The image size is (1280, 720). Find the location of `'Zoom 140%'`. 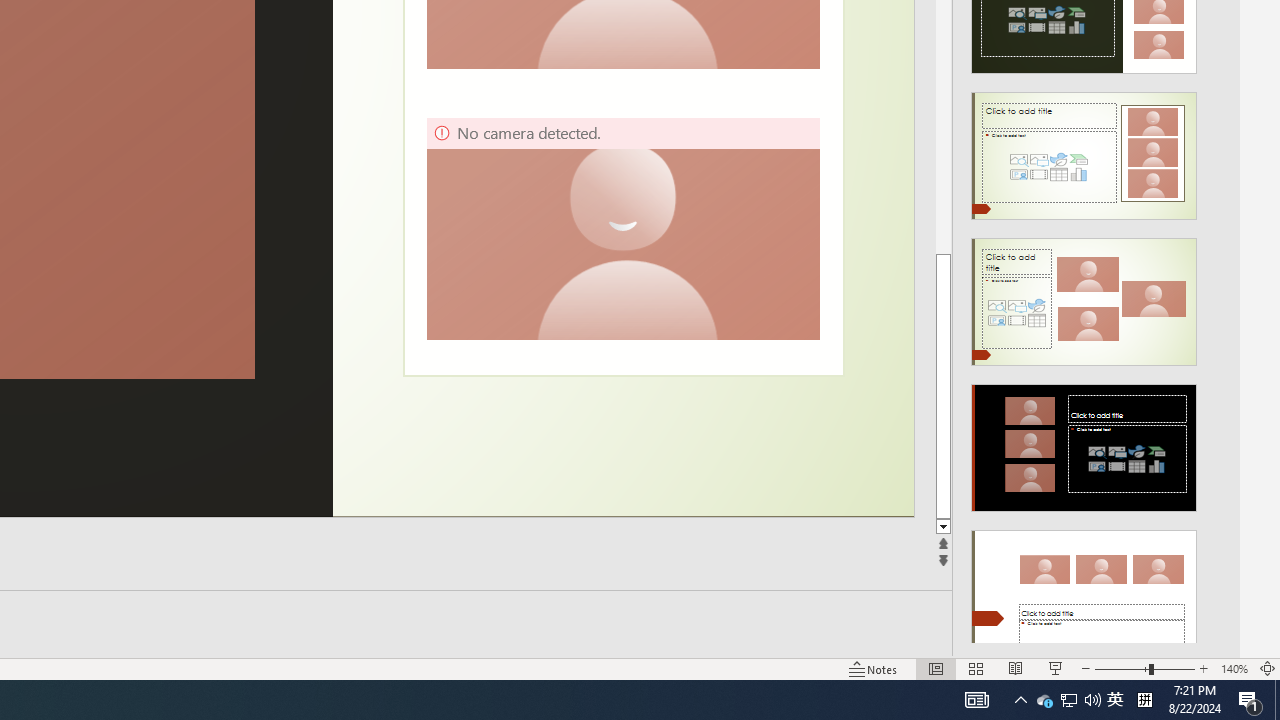

'Zoom 140%' is located at coordinates (1233, 669).